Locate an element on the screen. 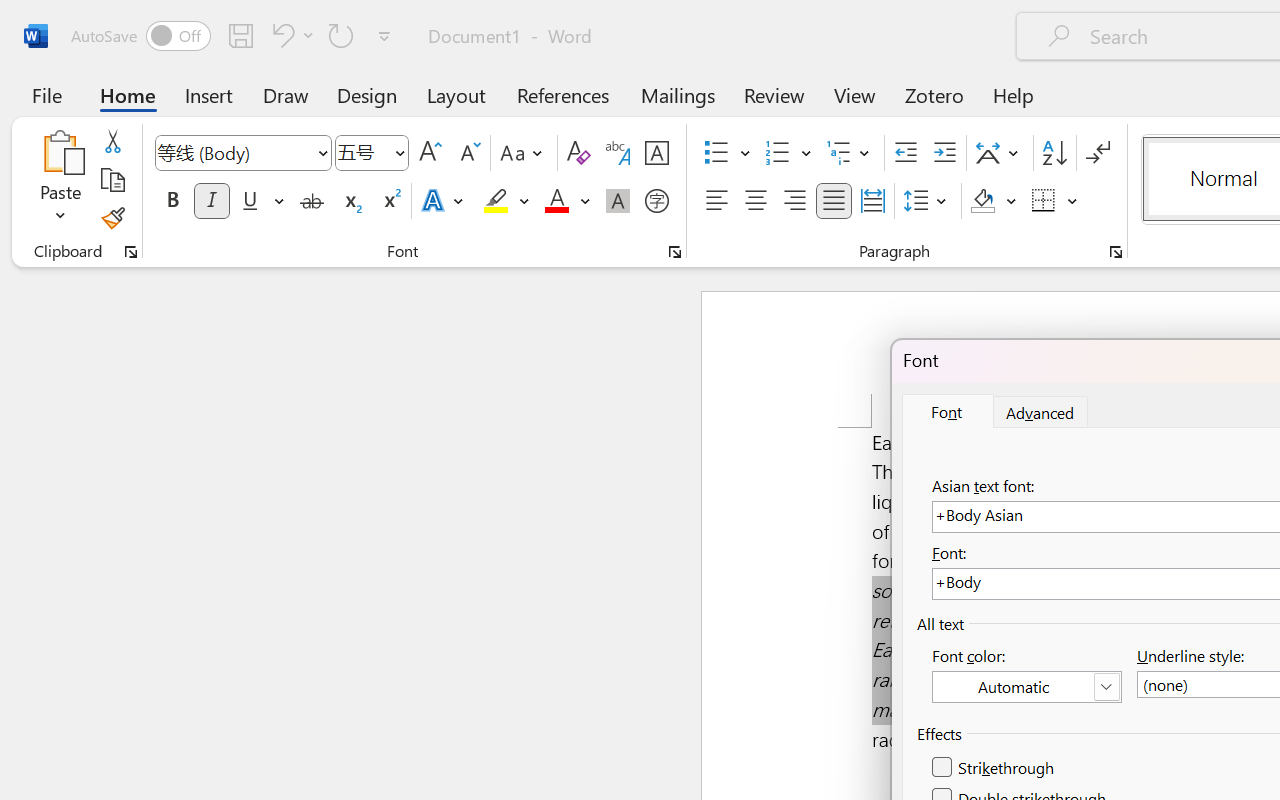  'Decrease Indent' is located at coordinates (905, 153).